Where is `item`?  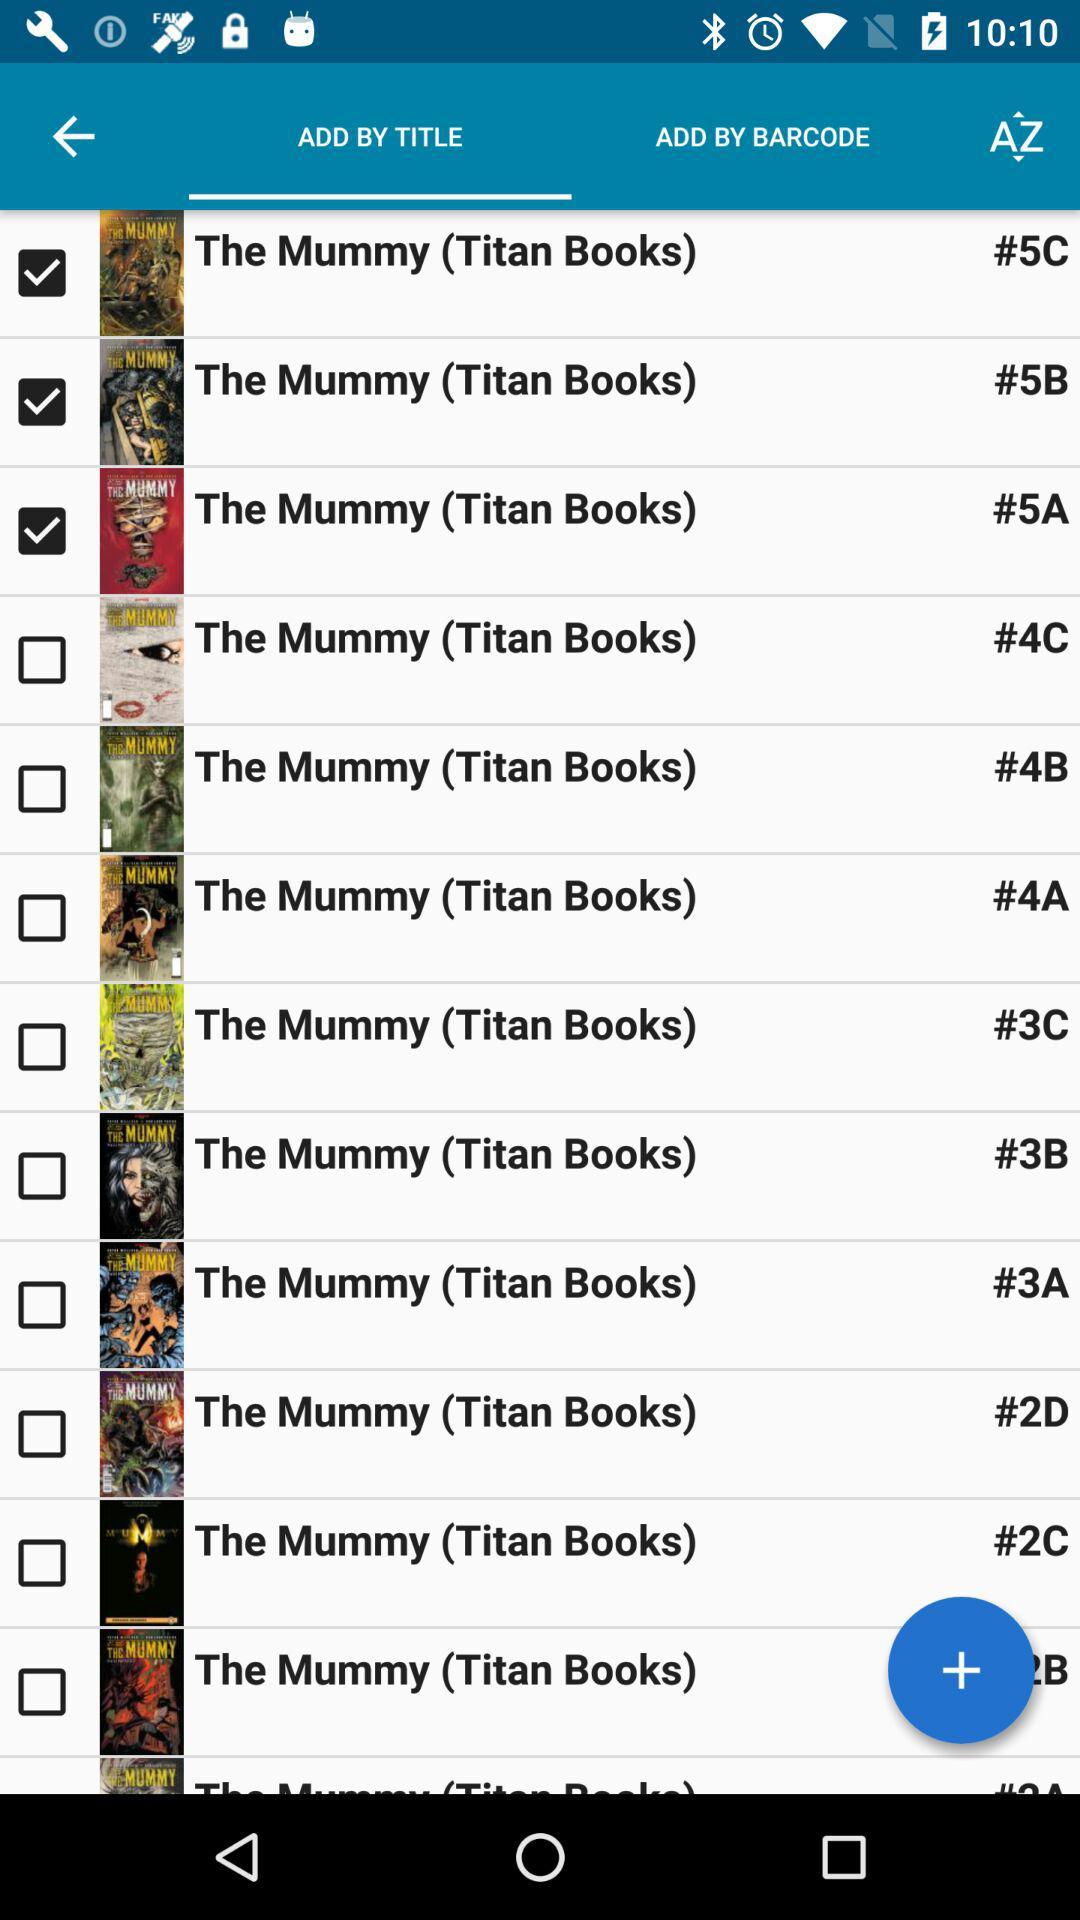 item is located at coordinates (48, 531).